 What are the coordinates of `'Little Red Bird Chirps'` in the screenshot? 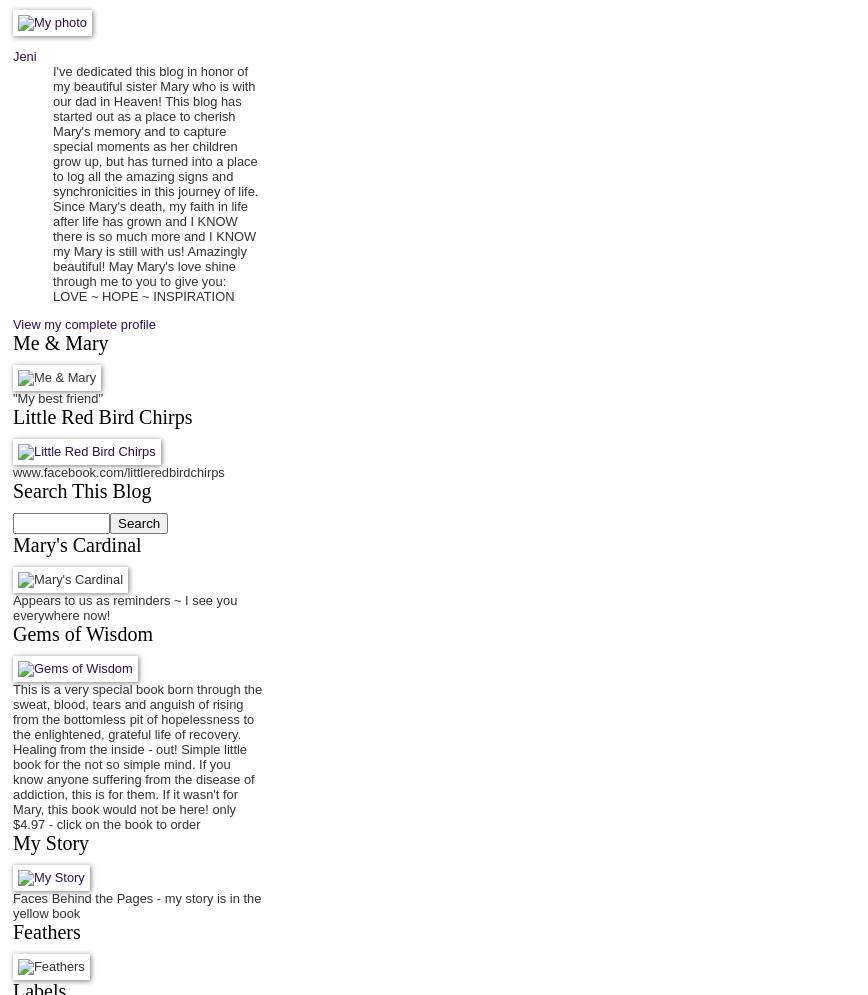 It's located at (102, 416).